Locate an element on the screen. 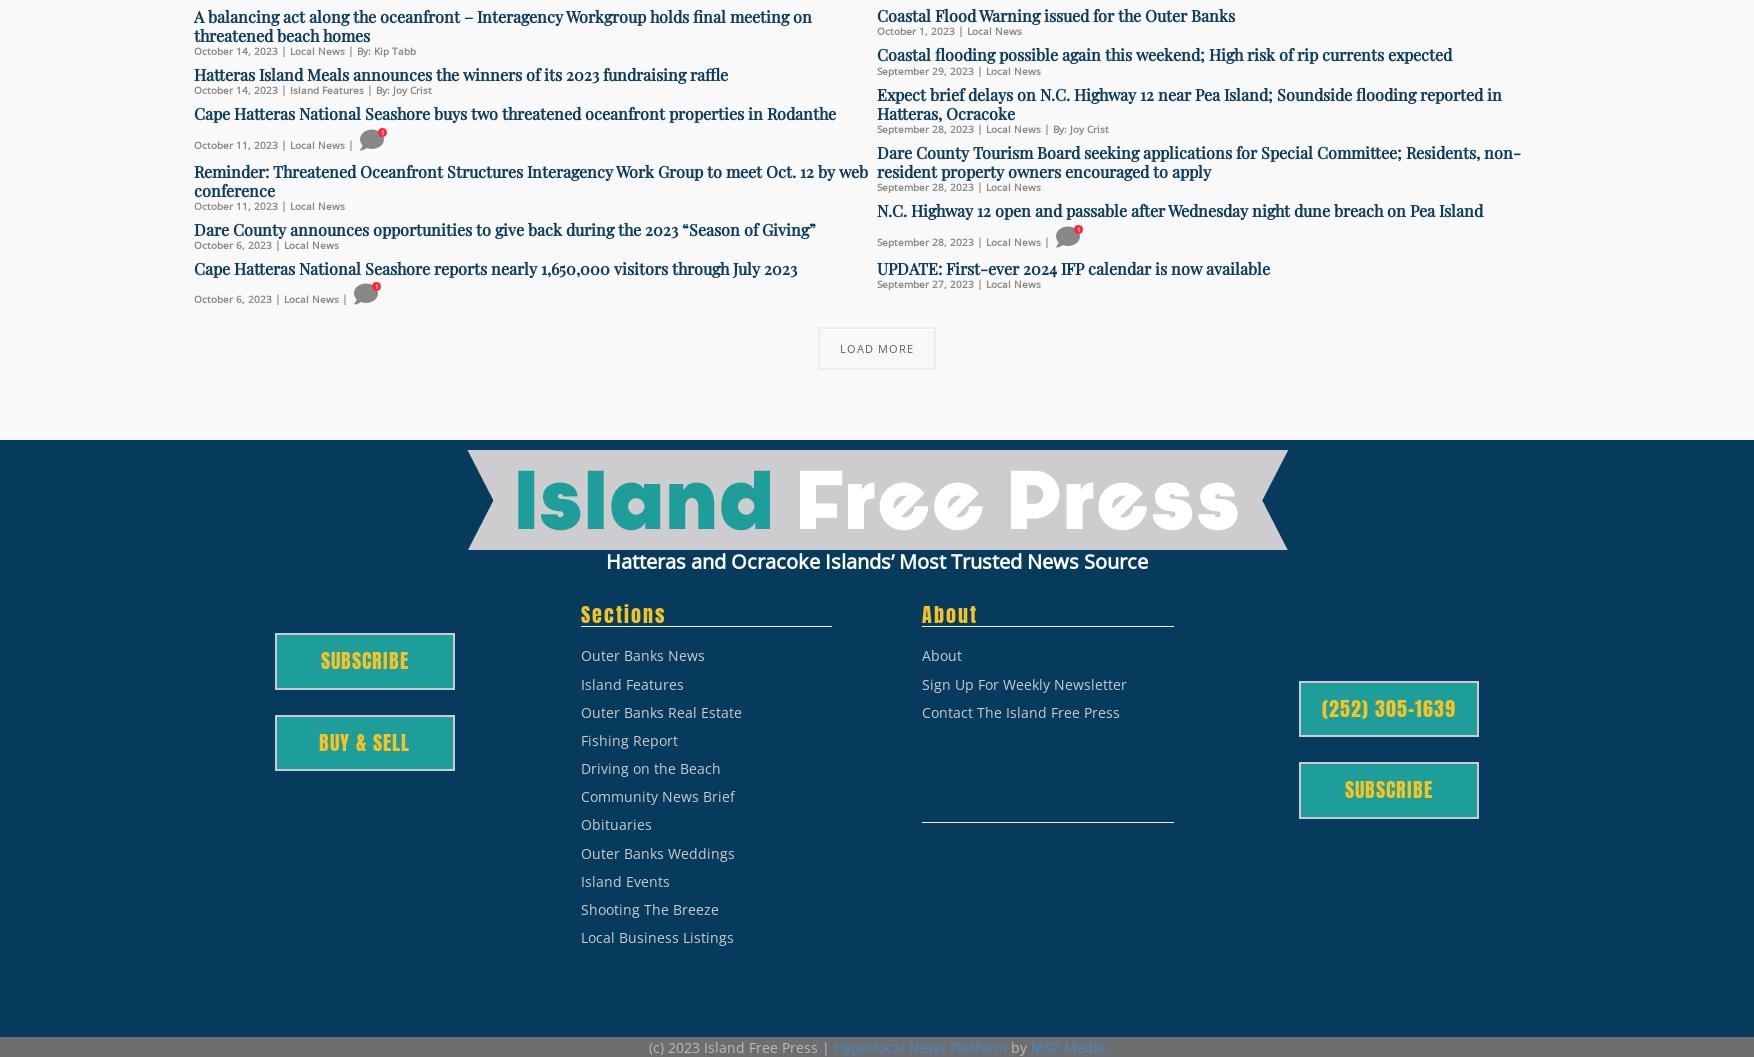 This screenshot has width=1754, height=1057. 'Community News Brief' is located at coordinates (656, 796).